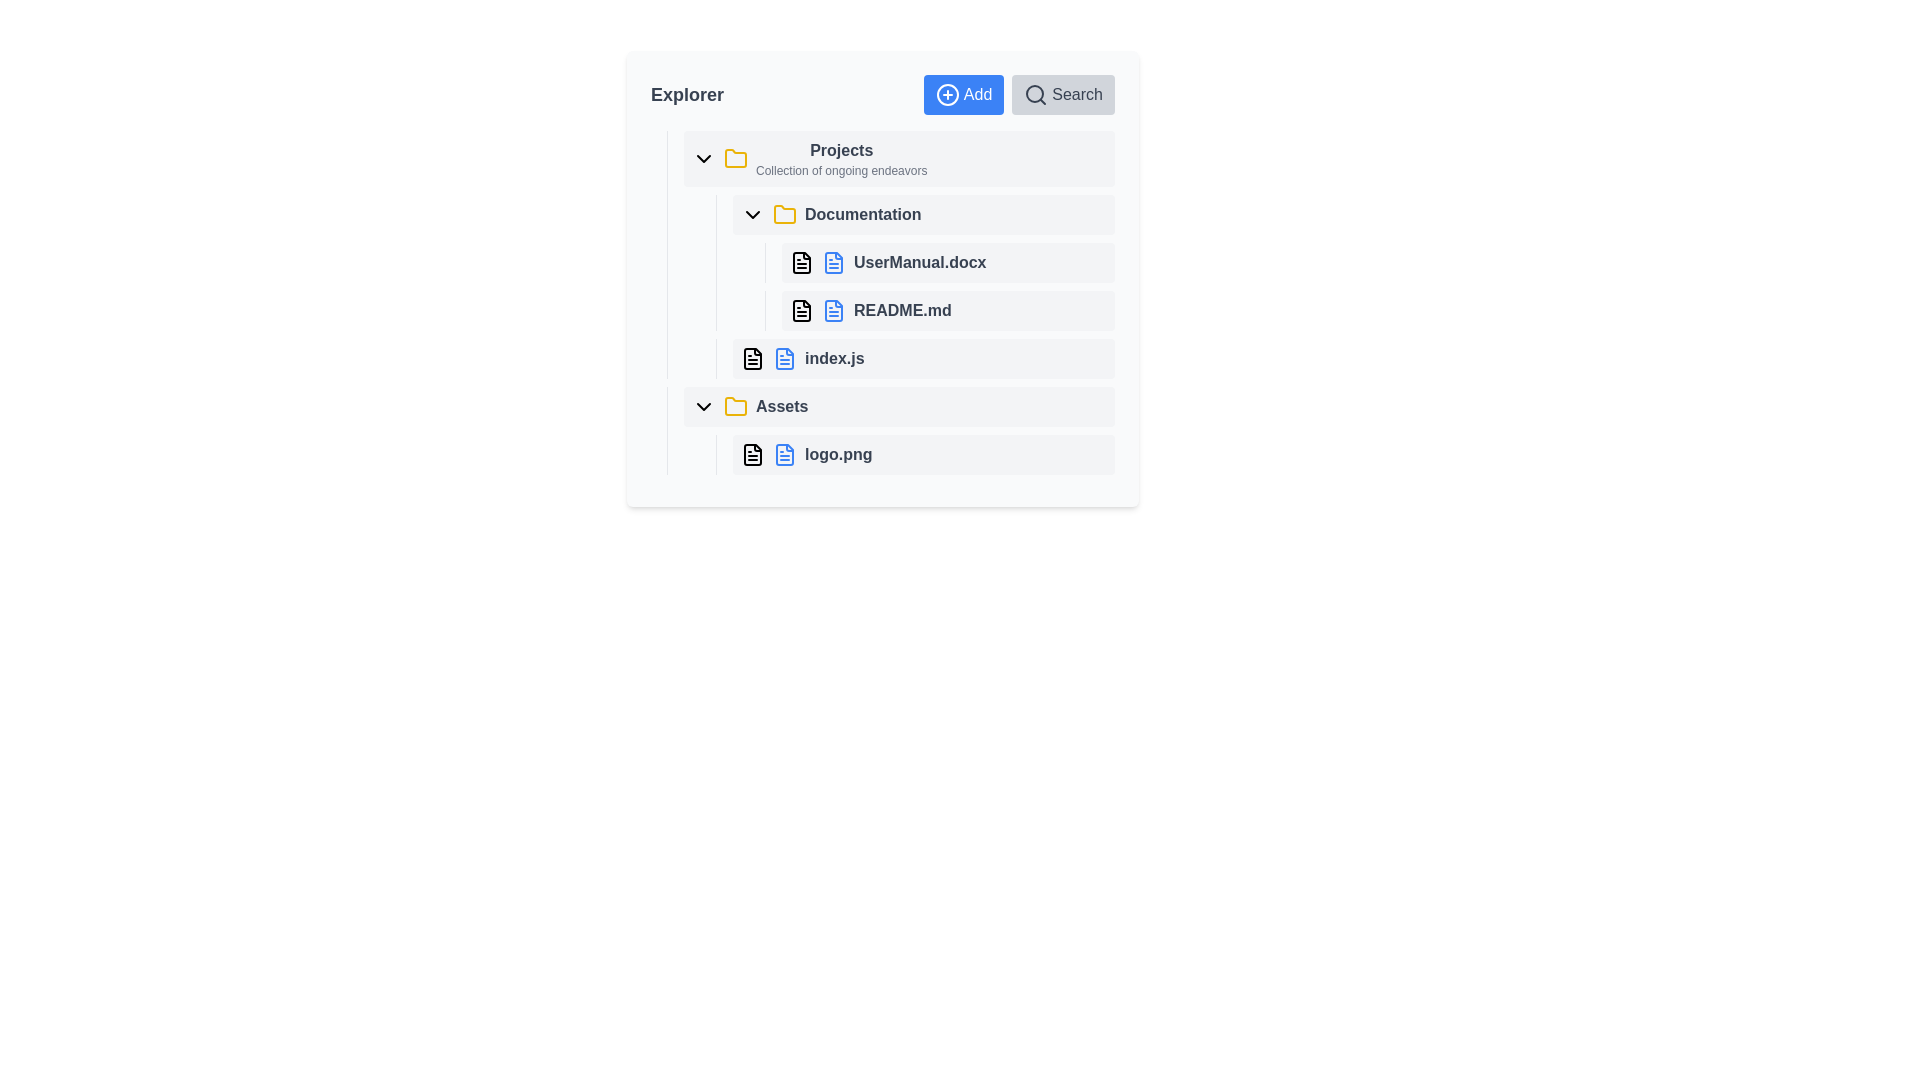 This screenshot has width=1920, height=1080. I want to click on the row, so click(923, 357).